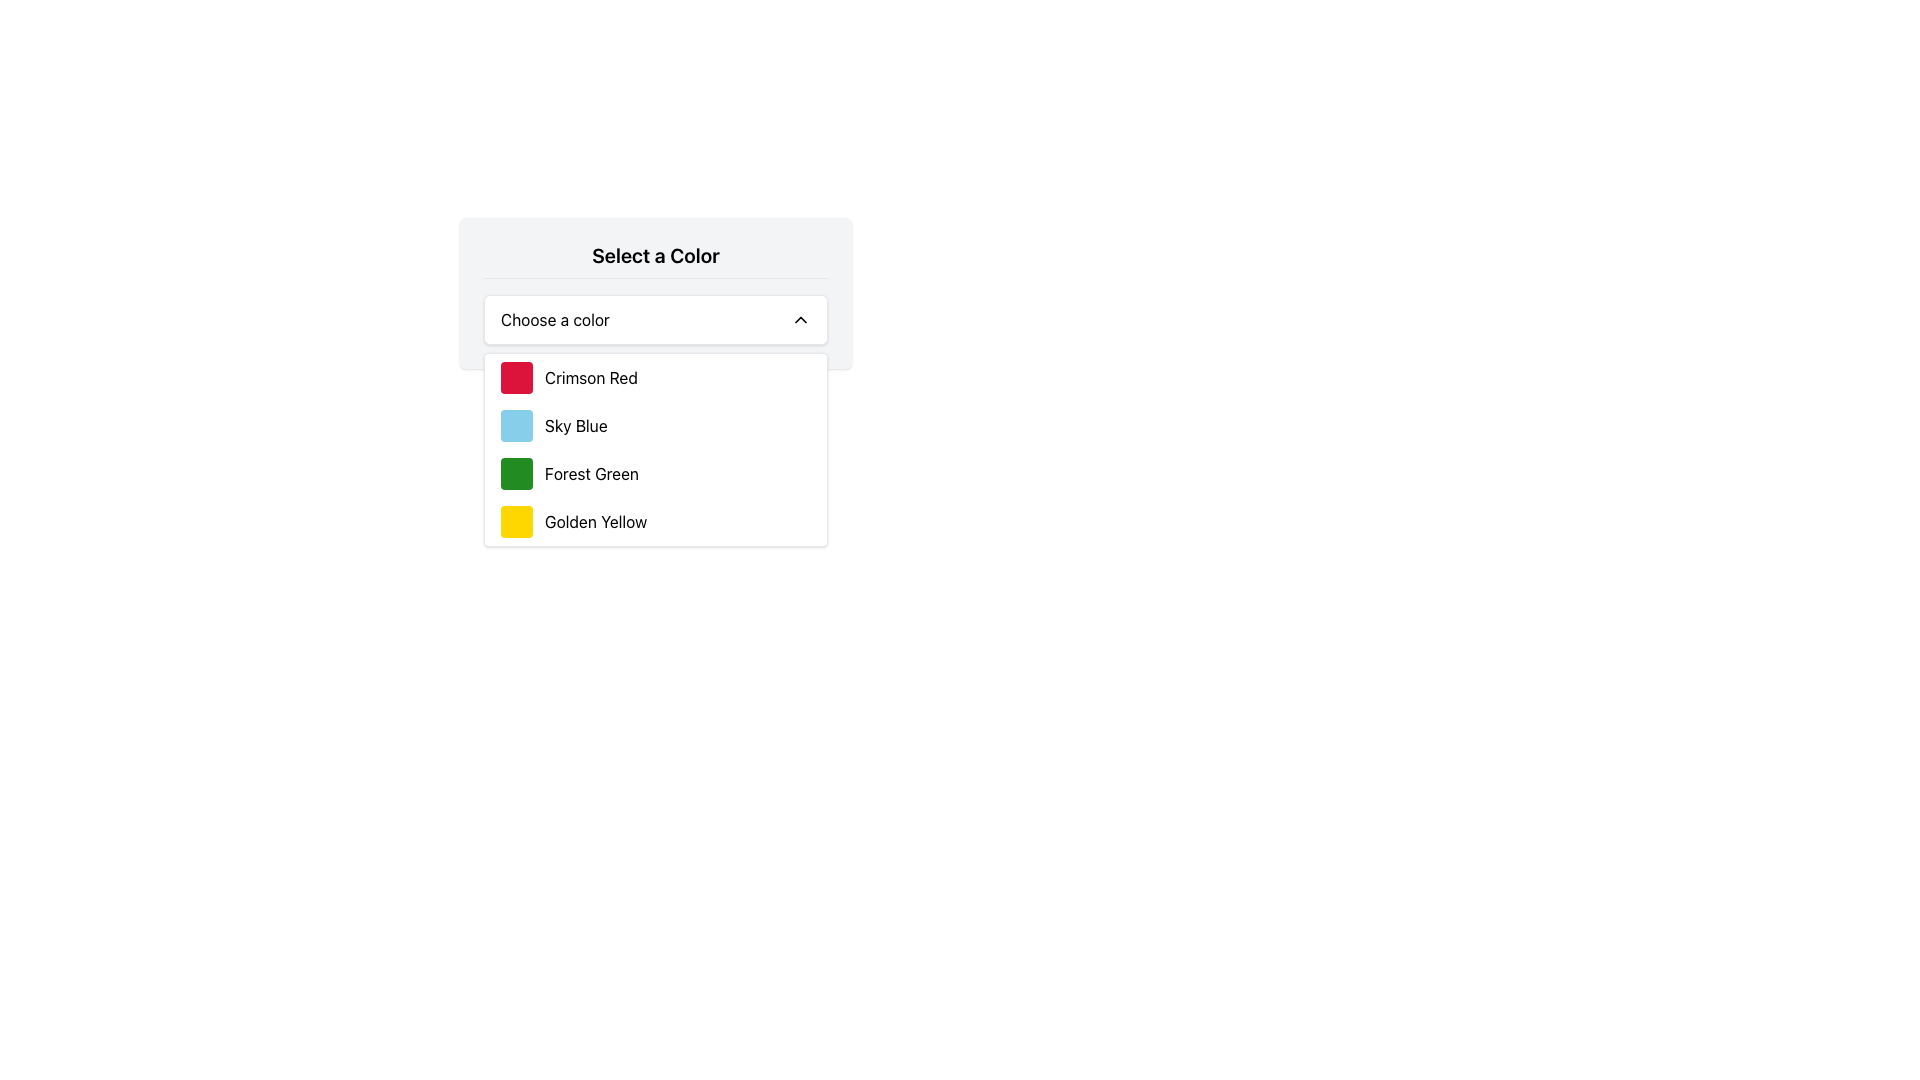 This screenshot has height=1080, width=1920. What do you see at coordinates (594, 520) in the screenshot?
I see `the 'Golden Yellow' text label in the fourth row of the color options list` at bounding box center [594, 520].